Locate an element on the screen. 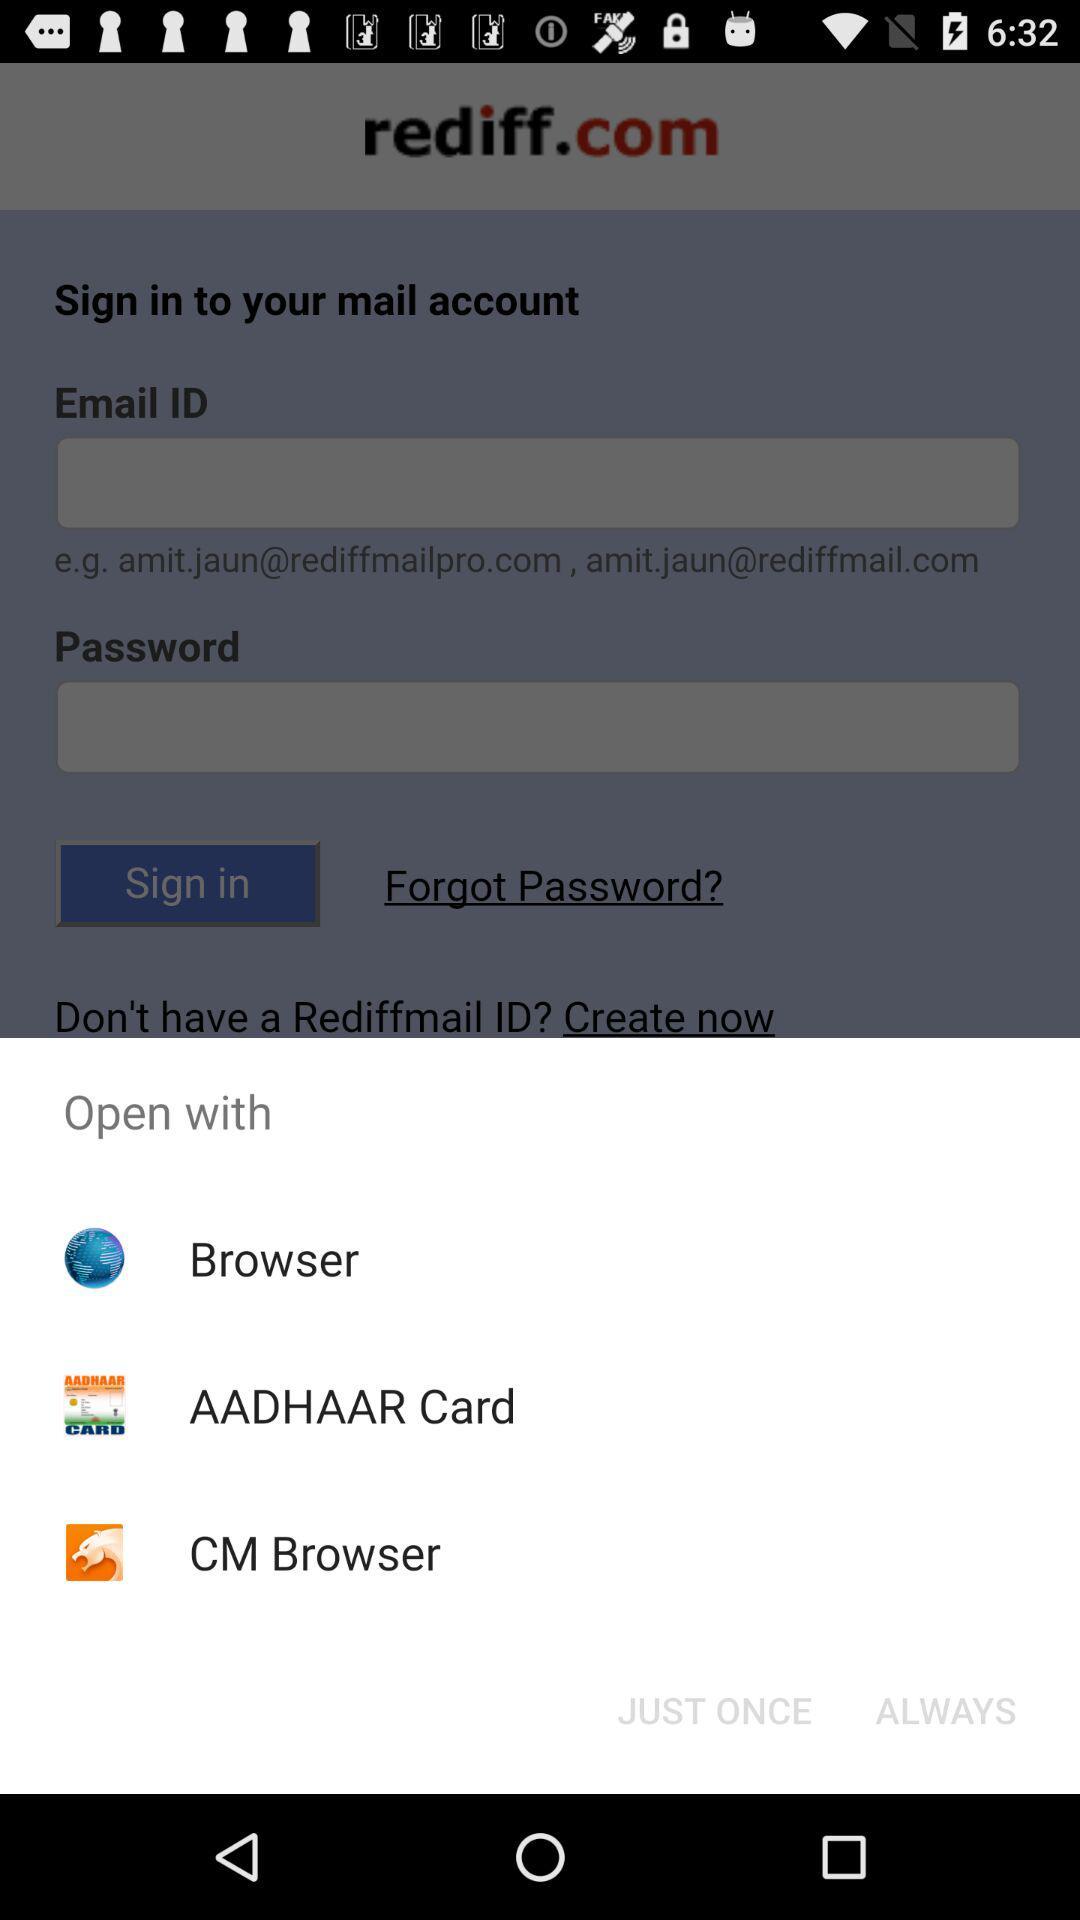 This screenshot has height=1920, width=1080. button to the left of always button is located at coordinates (713, 1708).